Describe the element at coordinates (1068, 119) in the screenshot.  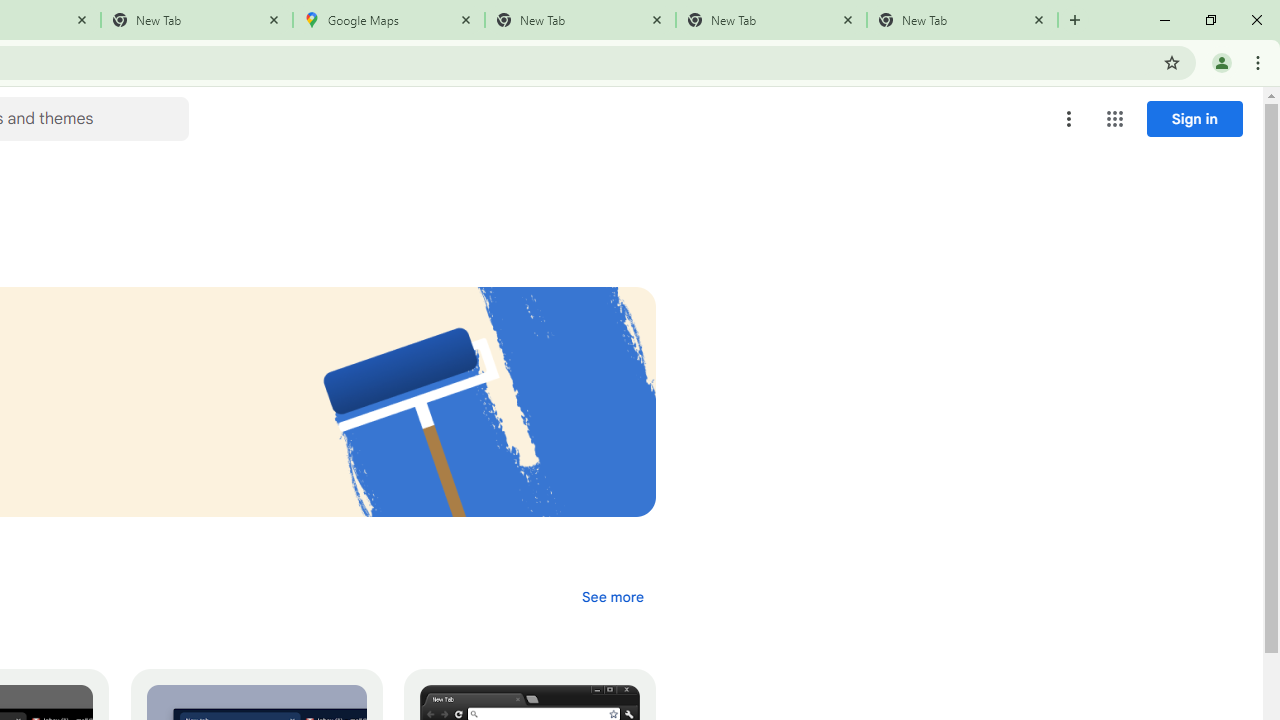
I see `'More options menu'` at that location.